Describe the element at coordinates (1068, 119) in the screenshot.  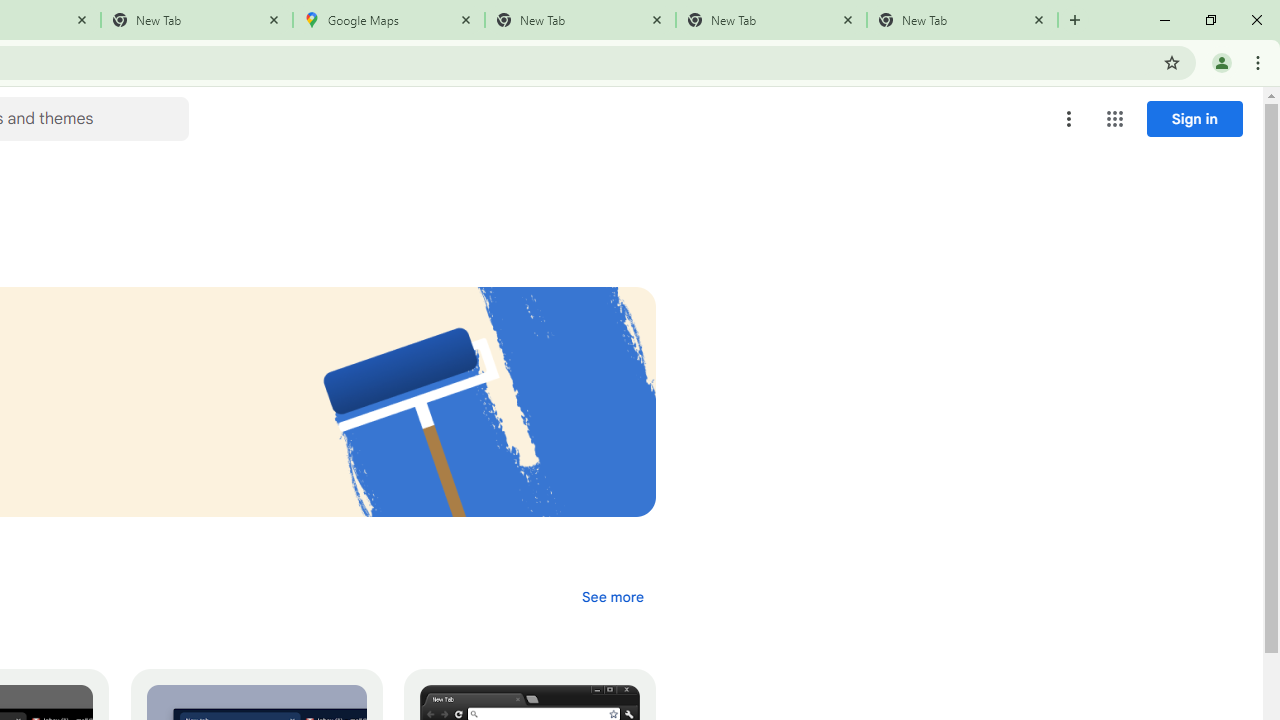
I see `'More options menu'` at that location.